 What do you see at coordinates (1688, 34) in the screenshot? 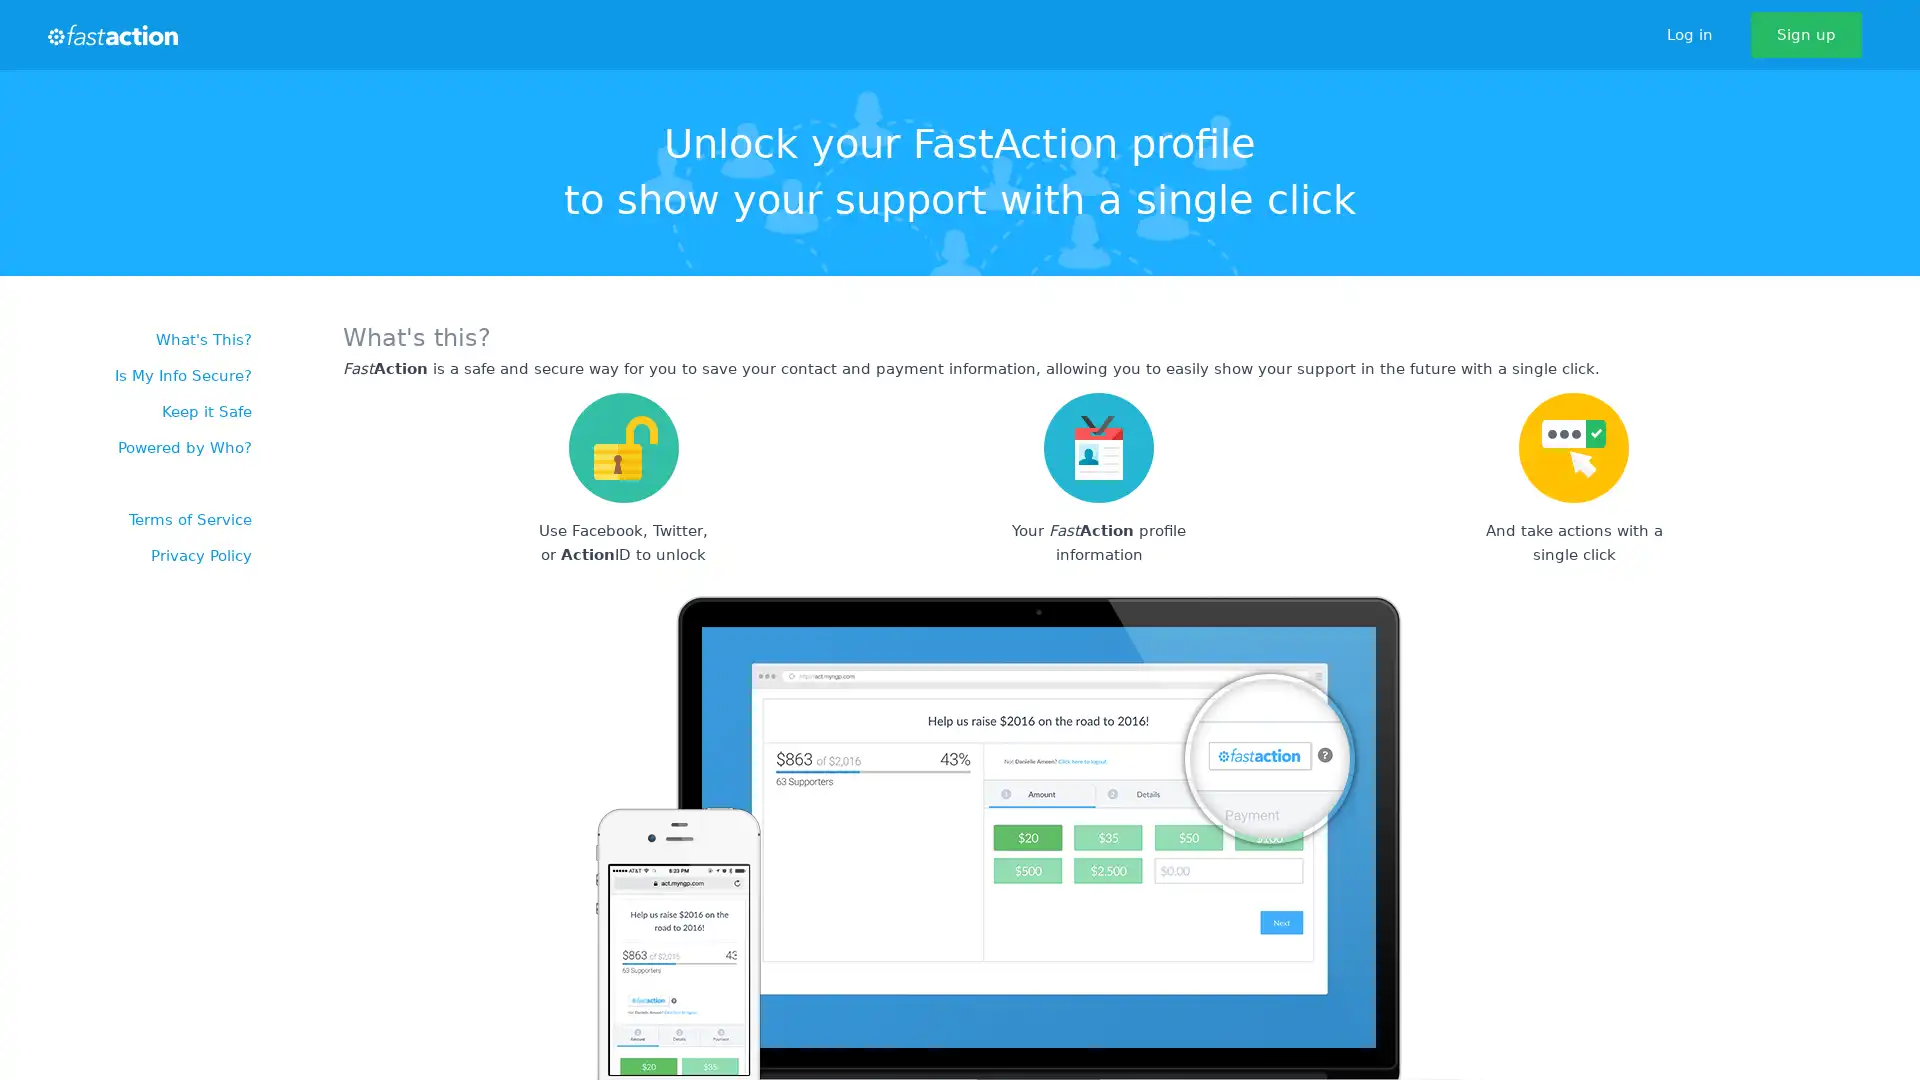
I see `Log in` at bounding box center [1688, 34].